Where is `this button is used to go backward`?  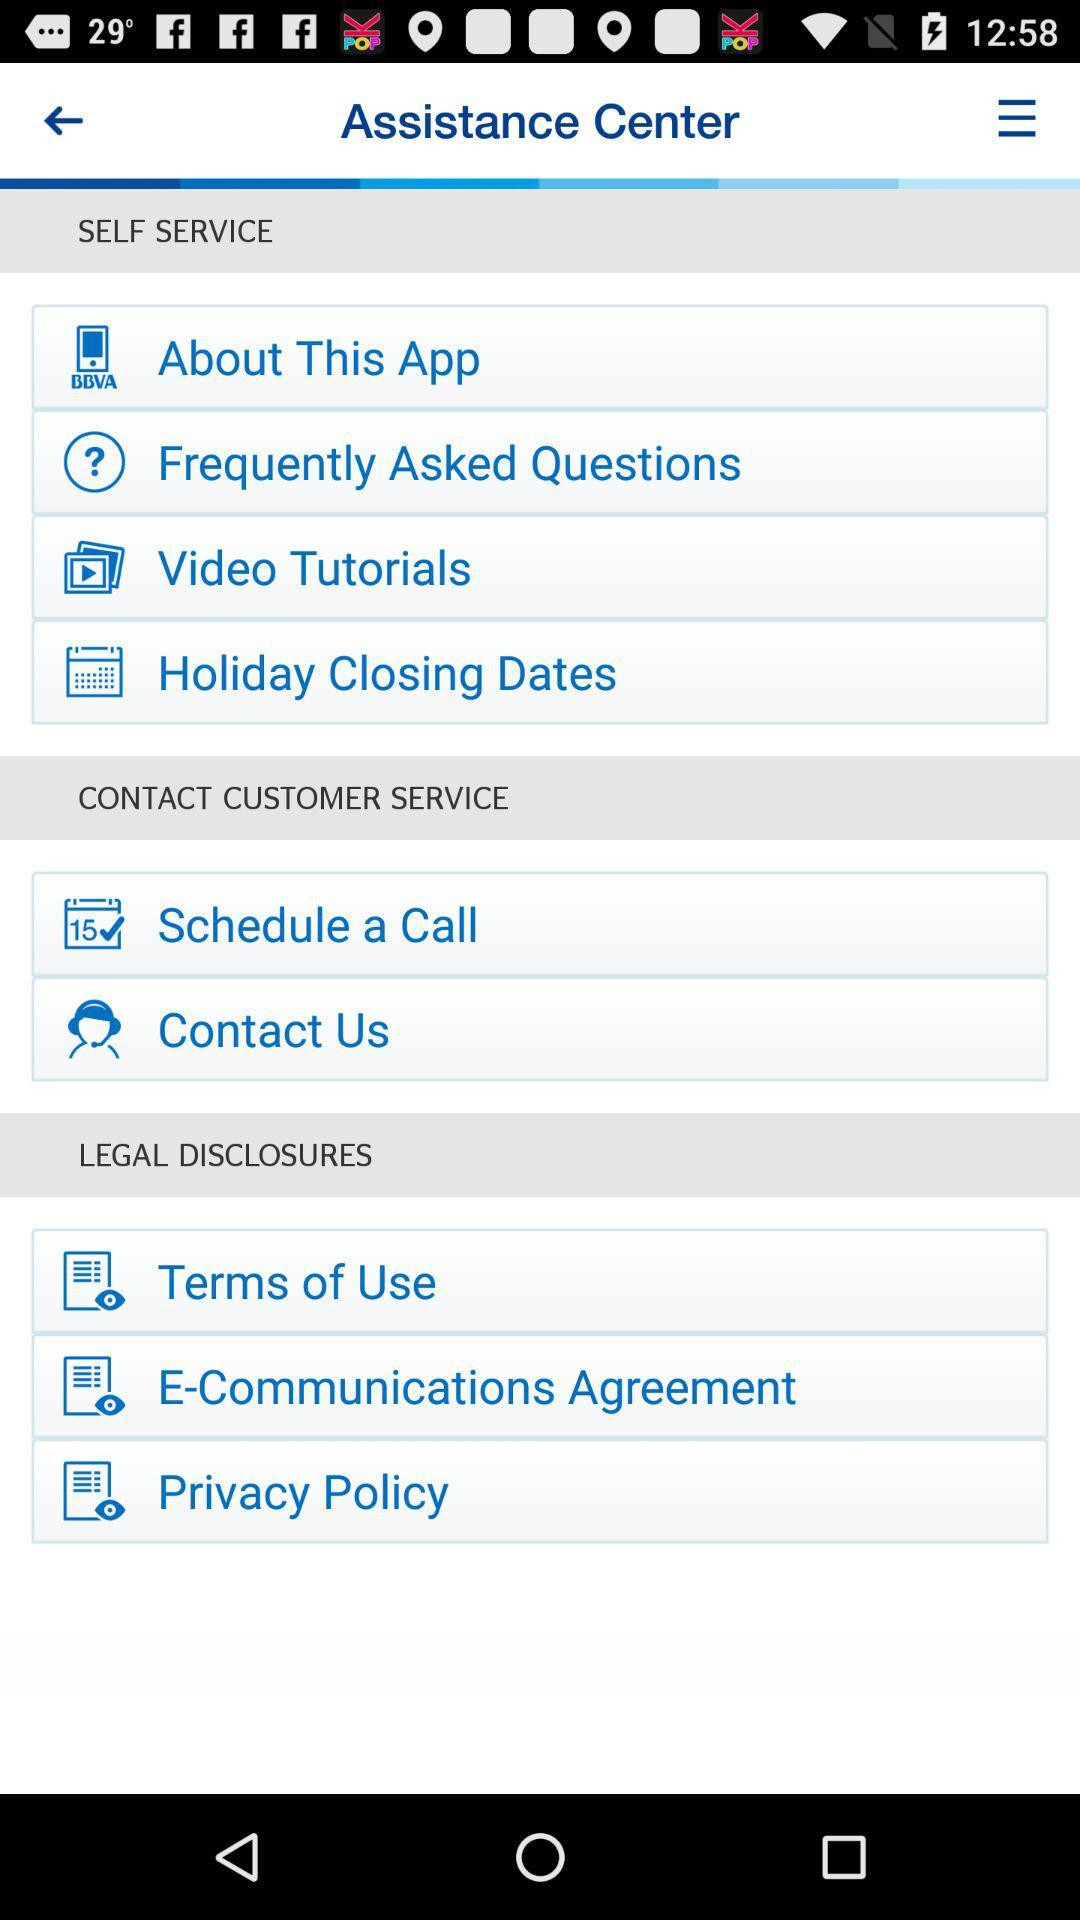
this button is used to go backward is located at coordinates (61, 119).